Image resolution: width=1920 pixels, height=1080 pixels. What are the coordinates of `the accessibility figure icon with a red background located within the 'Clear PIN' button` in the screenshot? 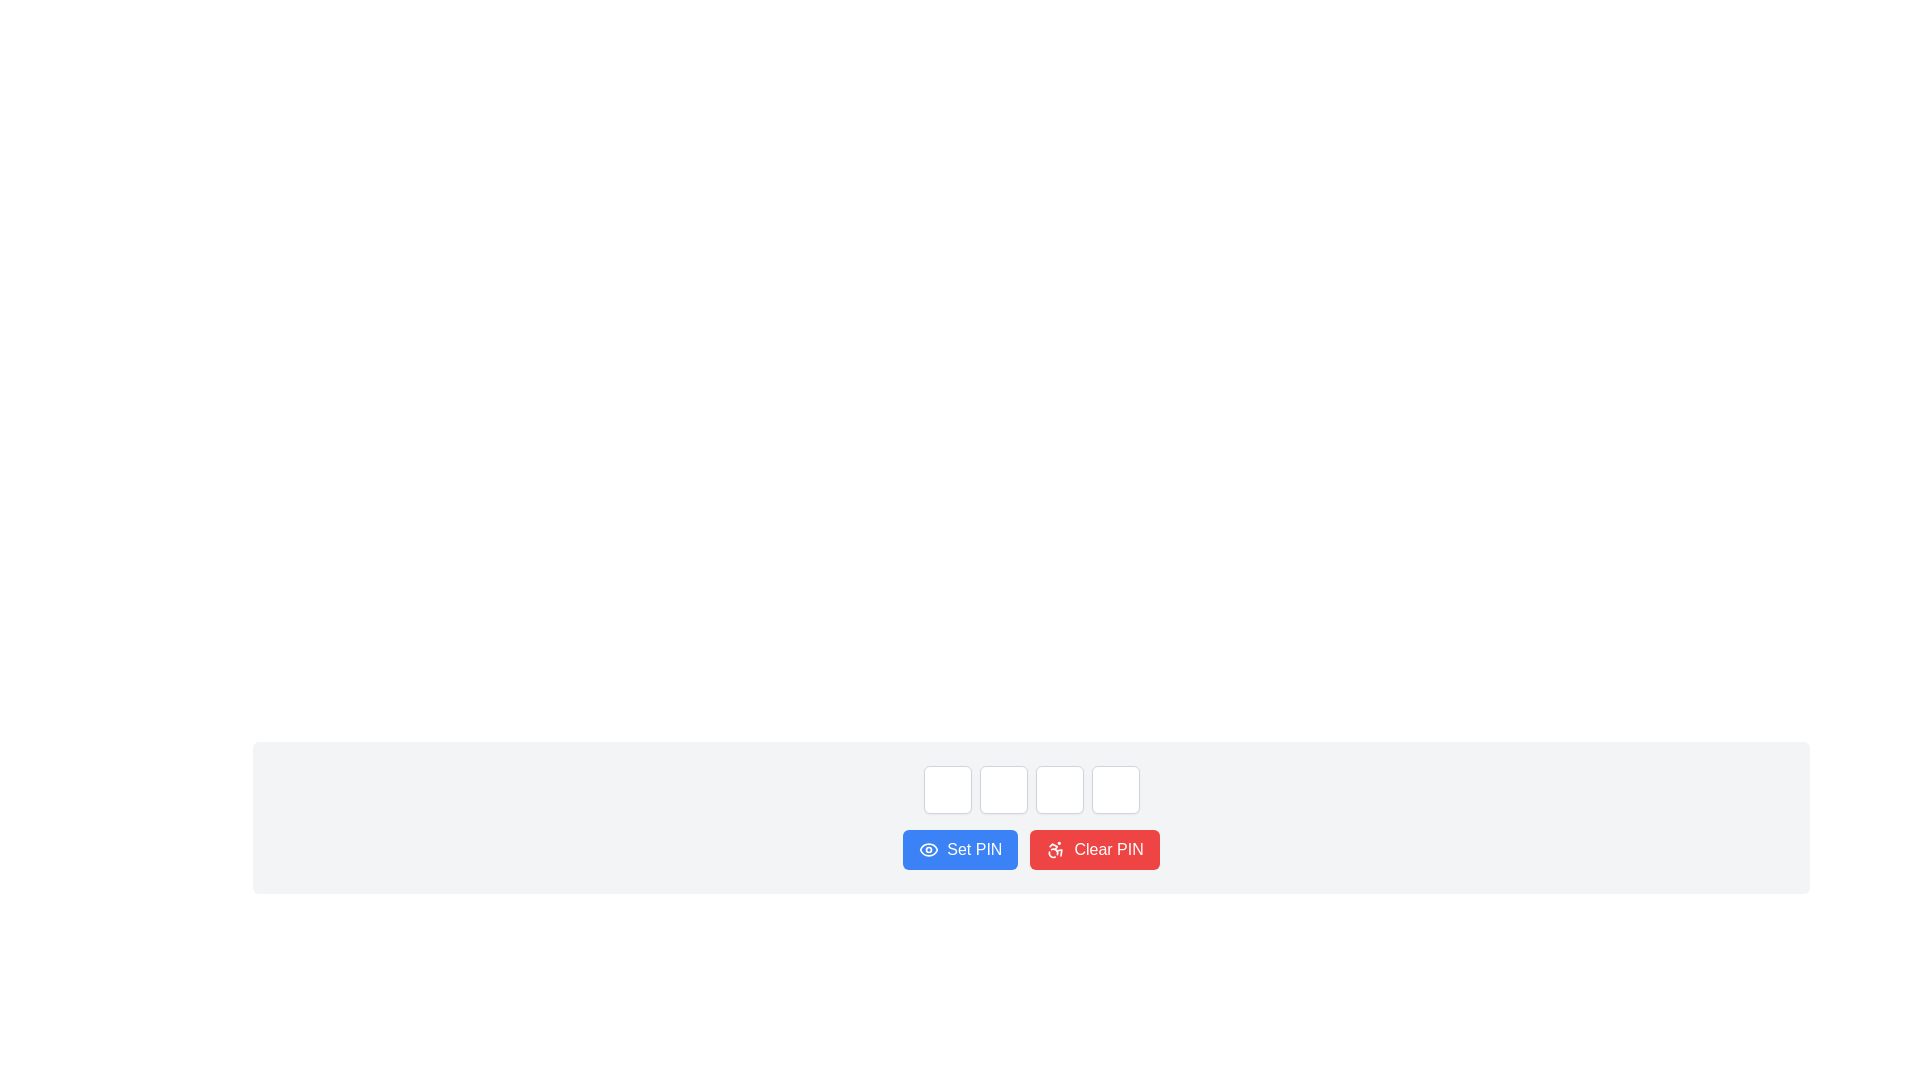 It's located at (1055, 849).